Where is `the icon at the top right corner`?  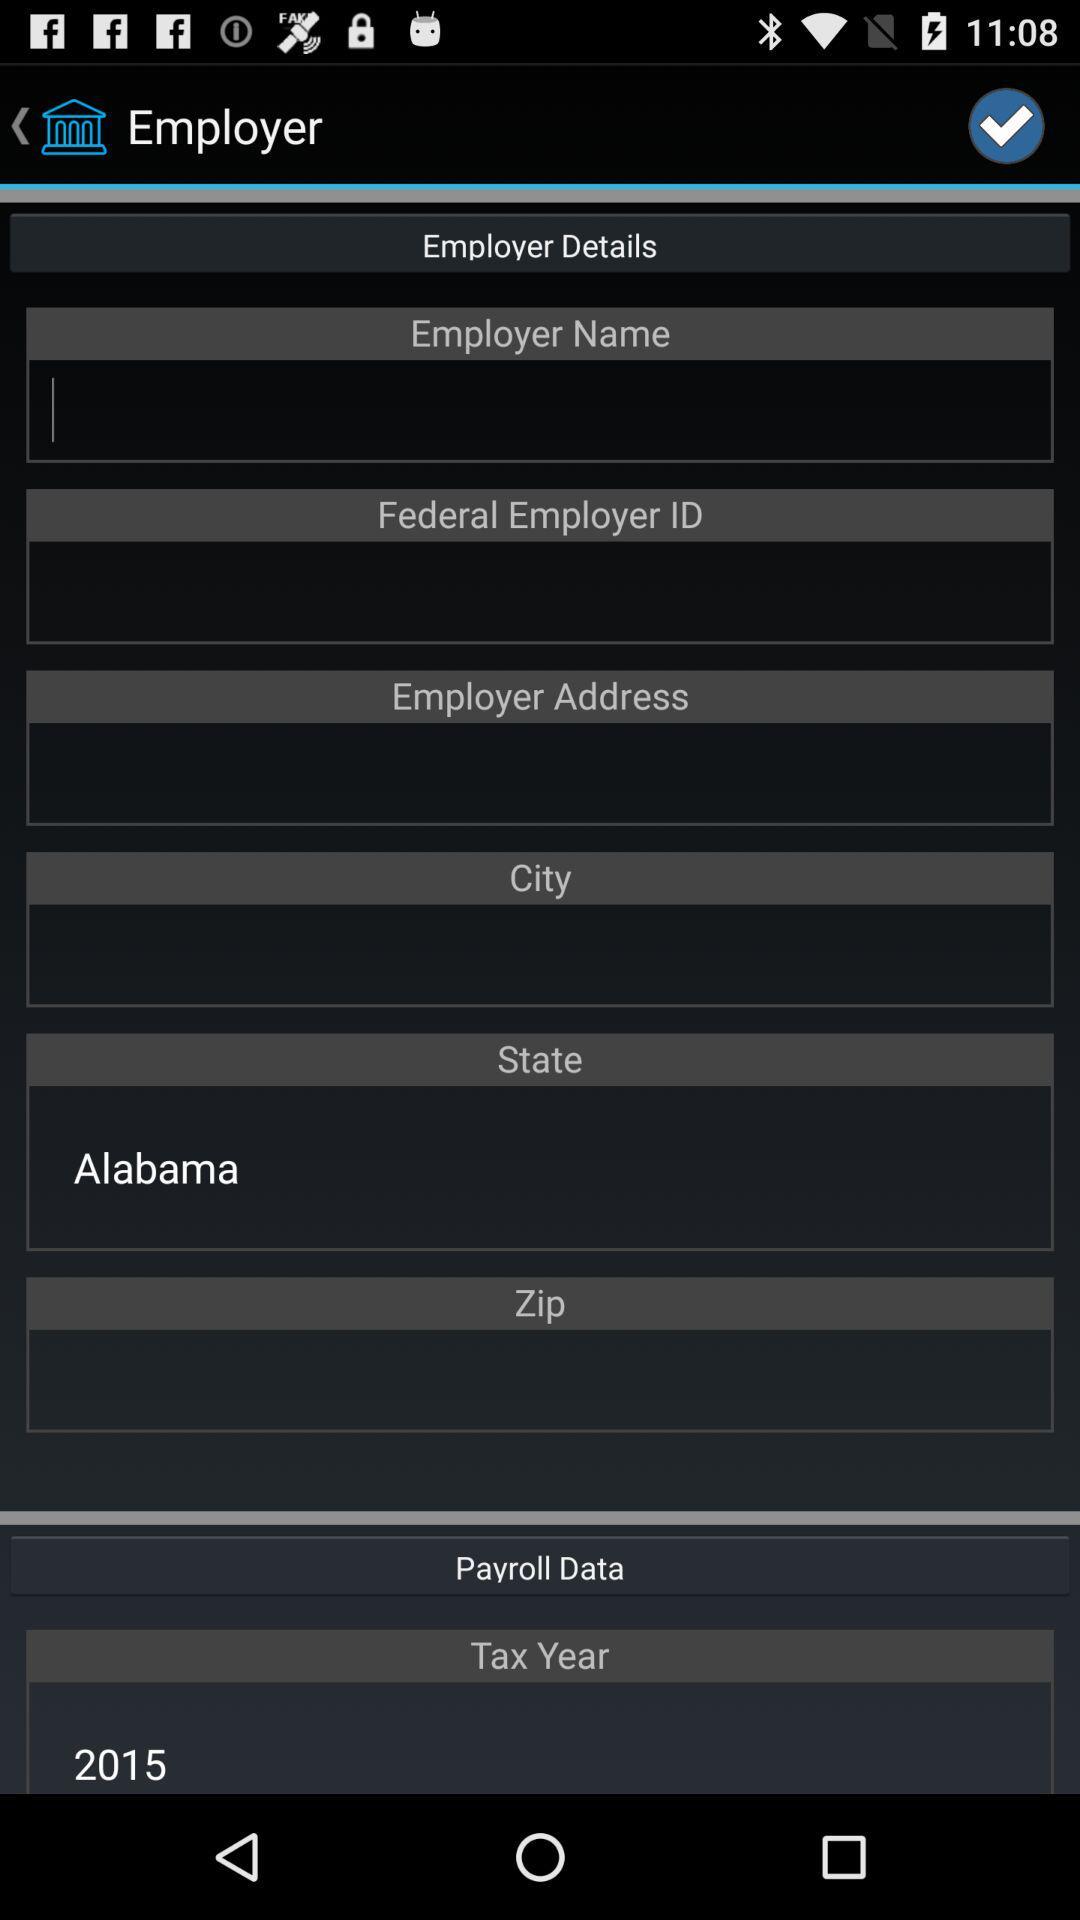 the icon at the top right corner is located at coordinates (1006, 124).